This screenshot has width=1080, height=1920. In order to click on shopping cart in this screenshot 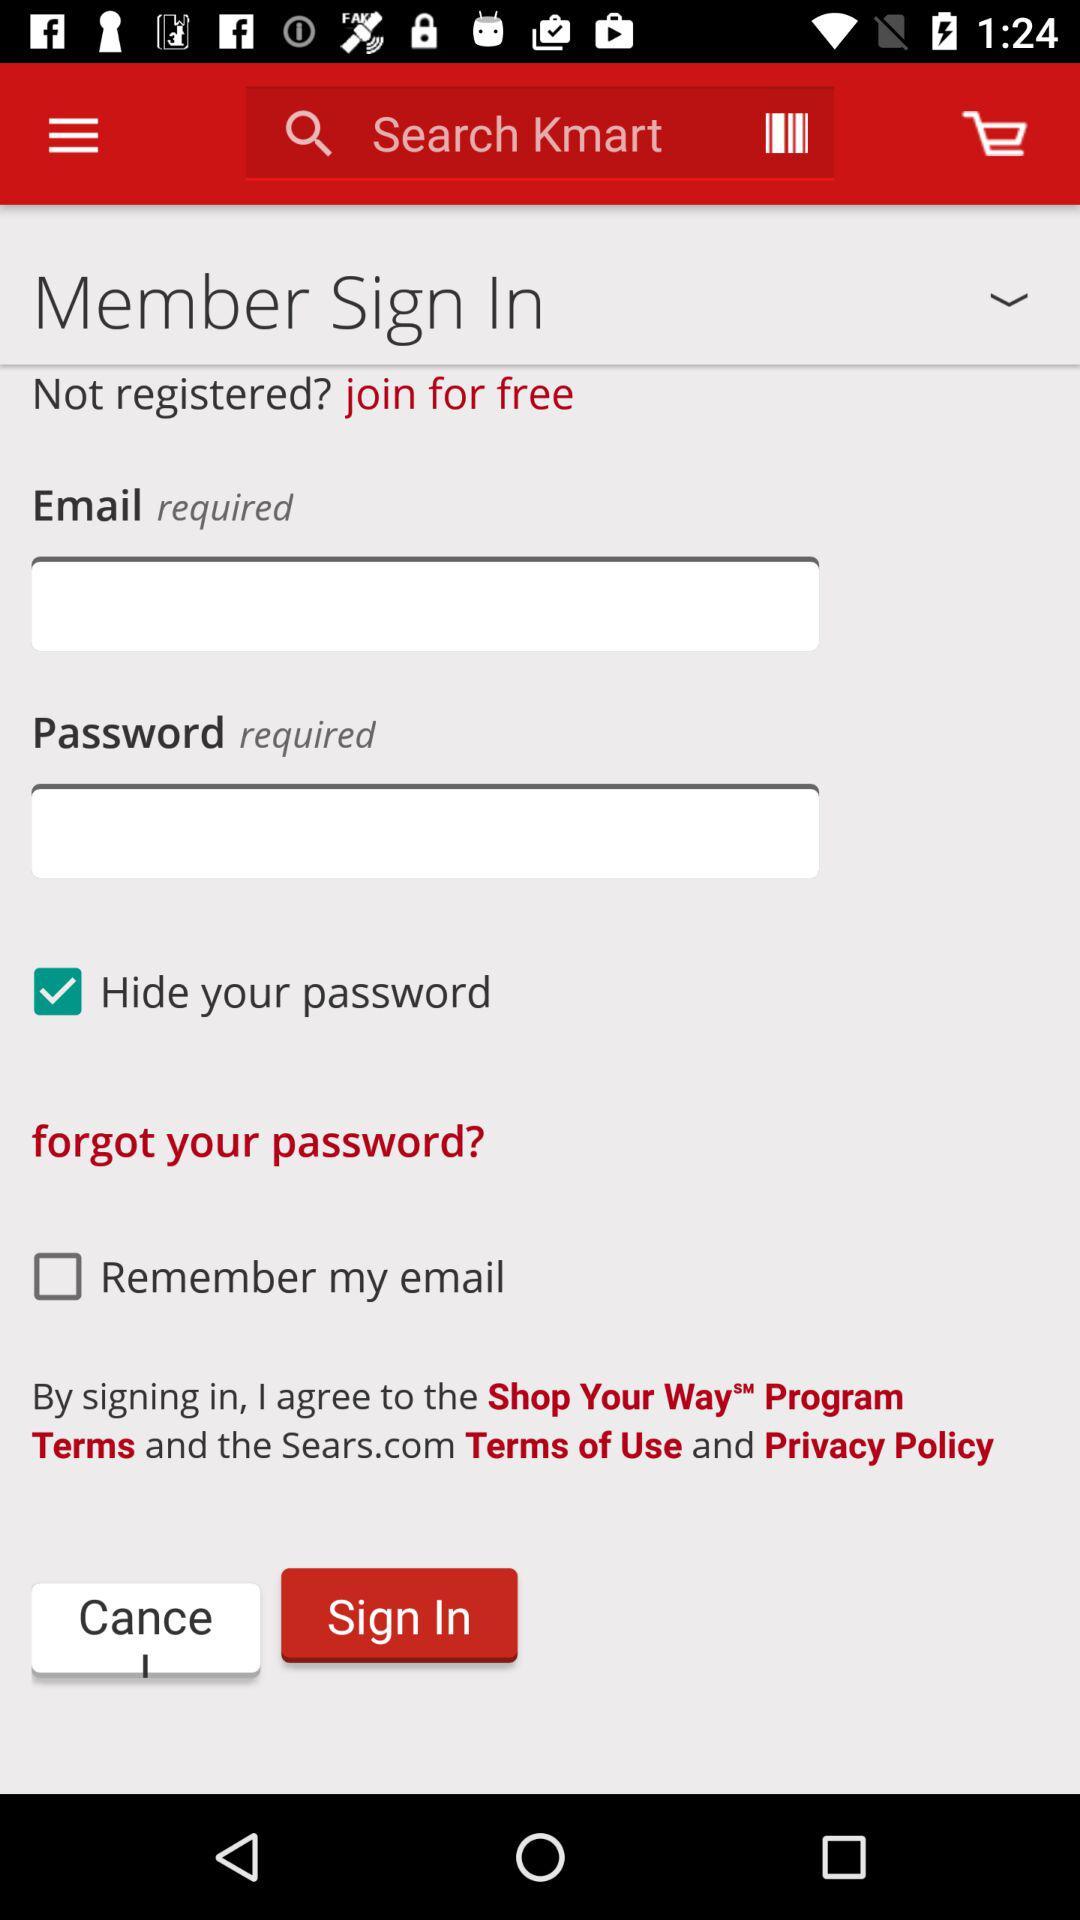, I will do `click(994, 132)`.